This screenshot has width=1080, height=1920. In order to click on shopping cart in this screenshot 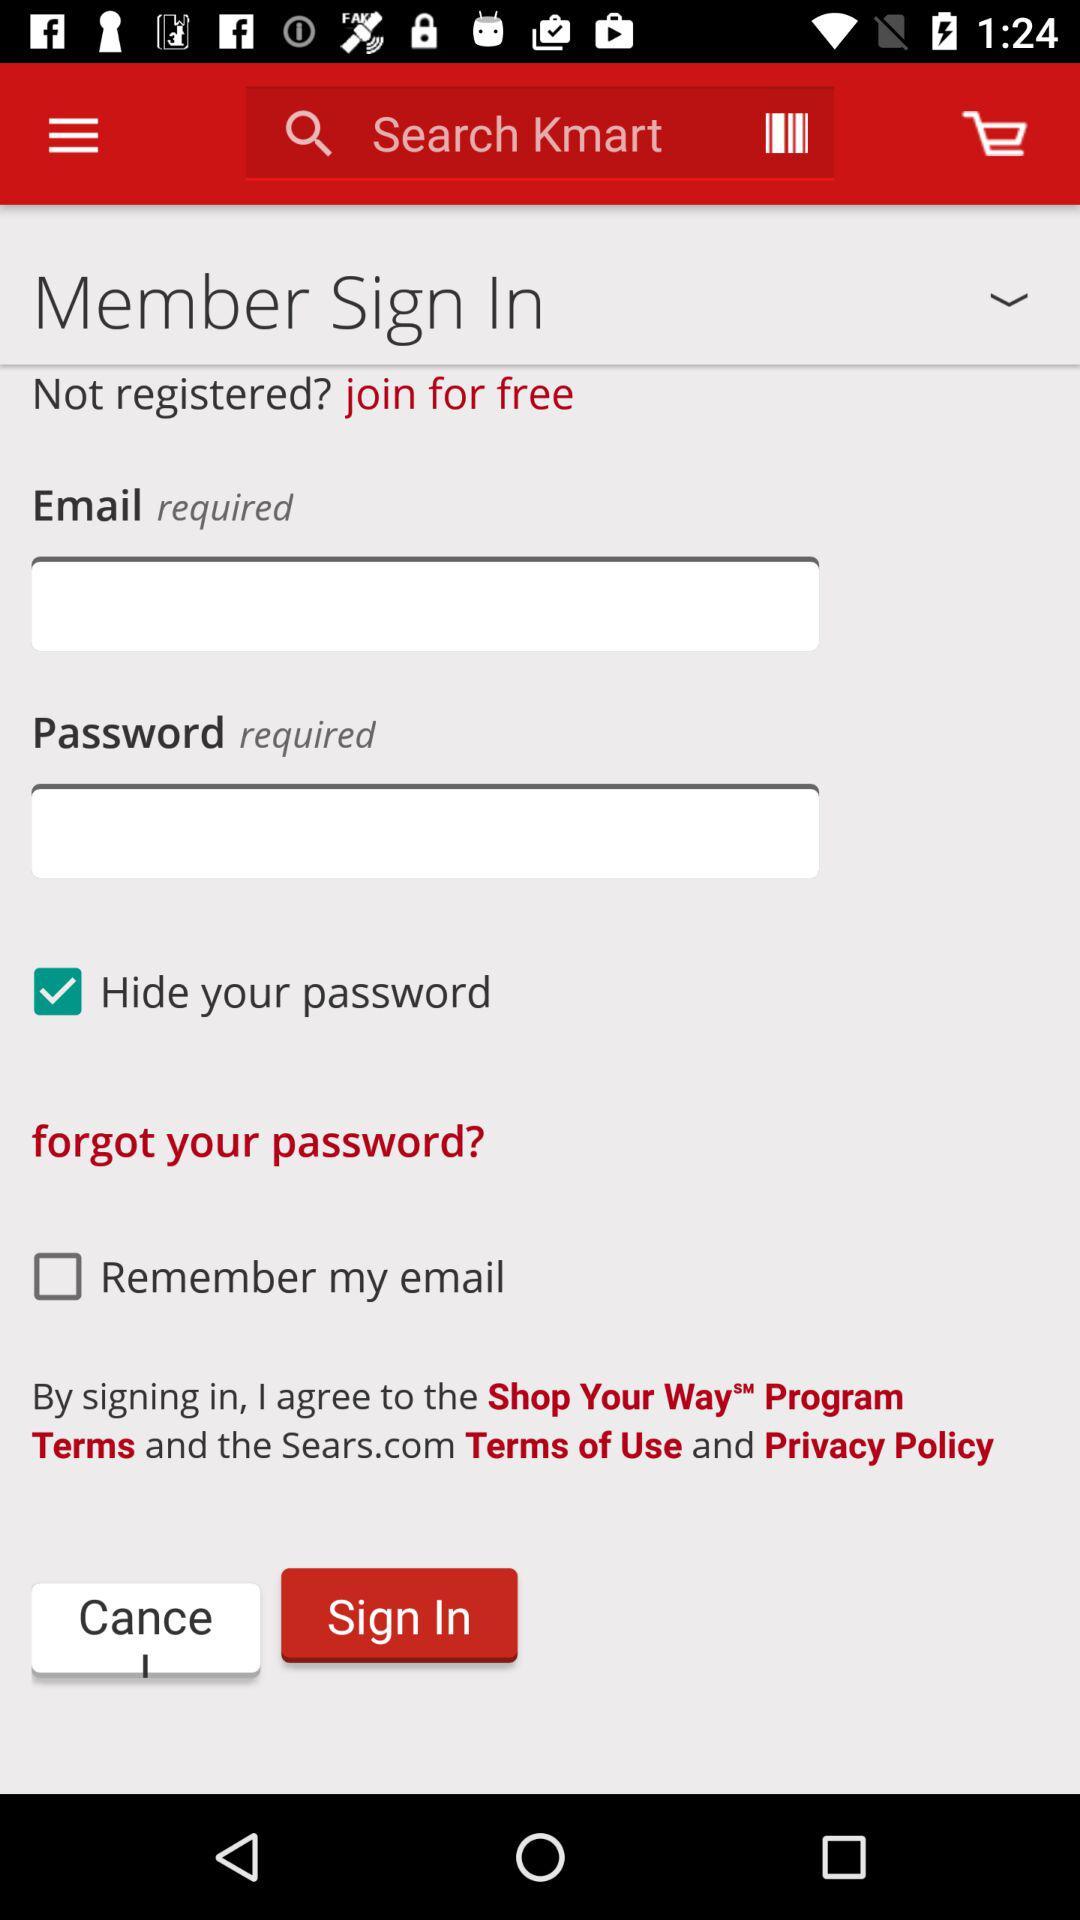, I will do `click(994, 132)`.